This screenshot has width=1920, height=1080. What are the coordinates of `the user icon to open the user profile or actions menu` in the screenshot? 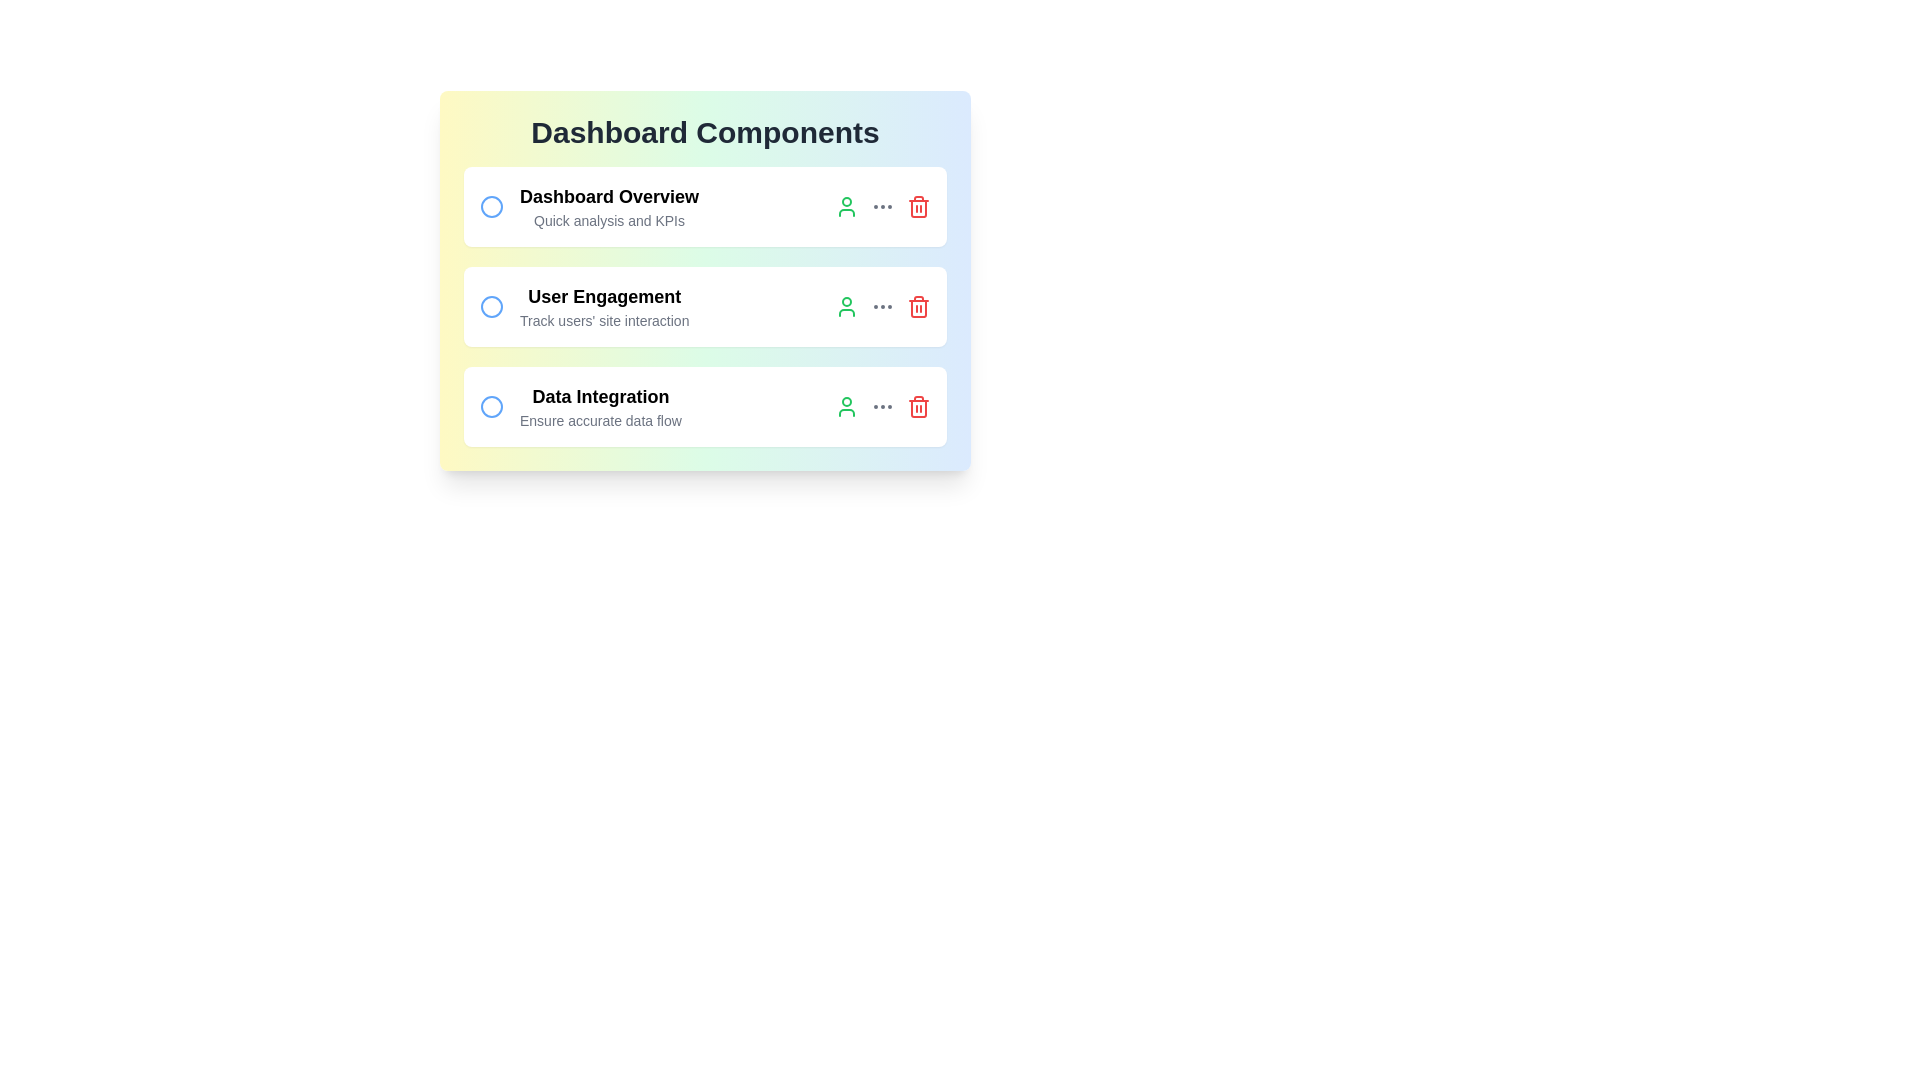 It's located at (846, 207).